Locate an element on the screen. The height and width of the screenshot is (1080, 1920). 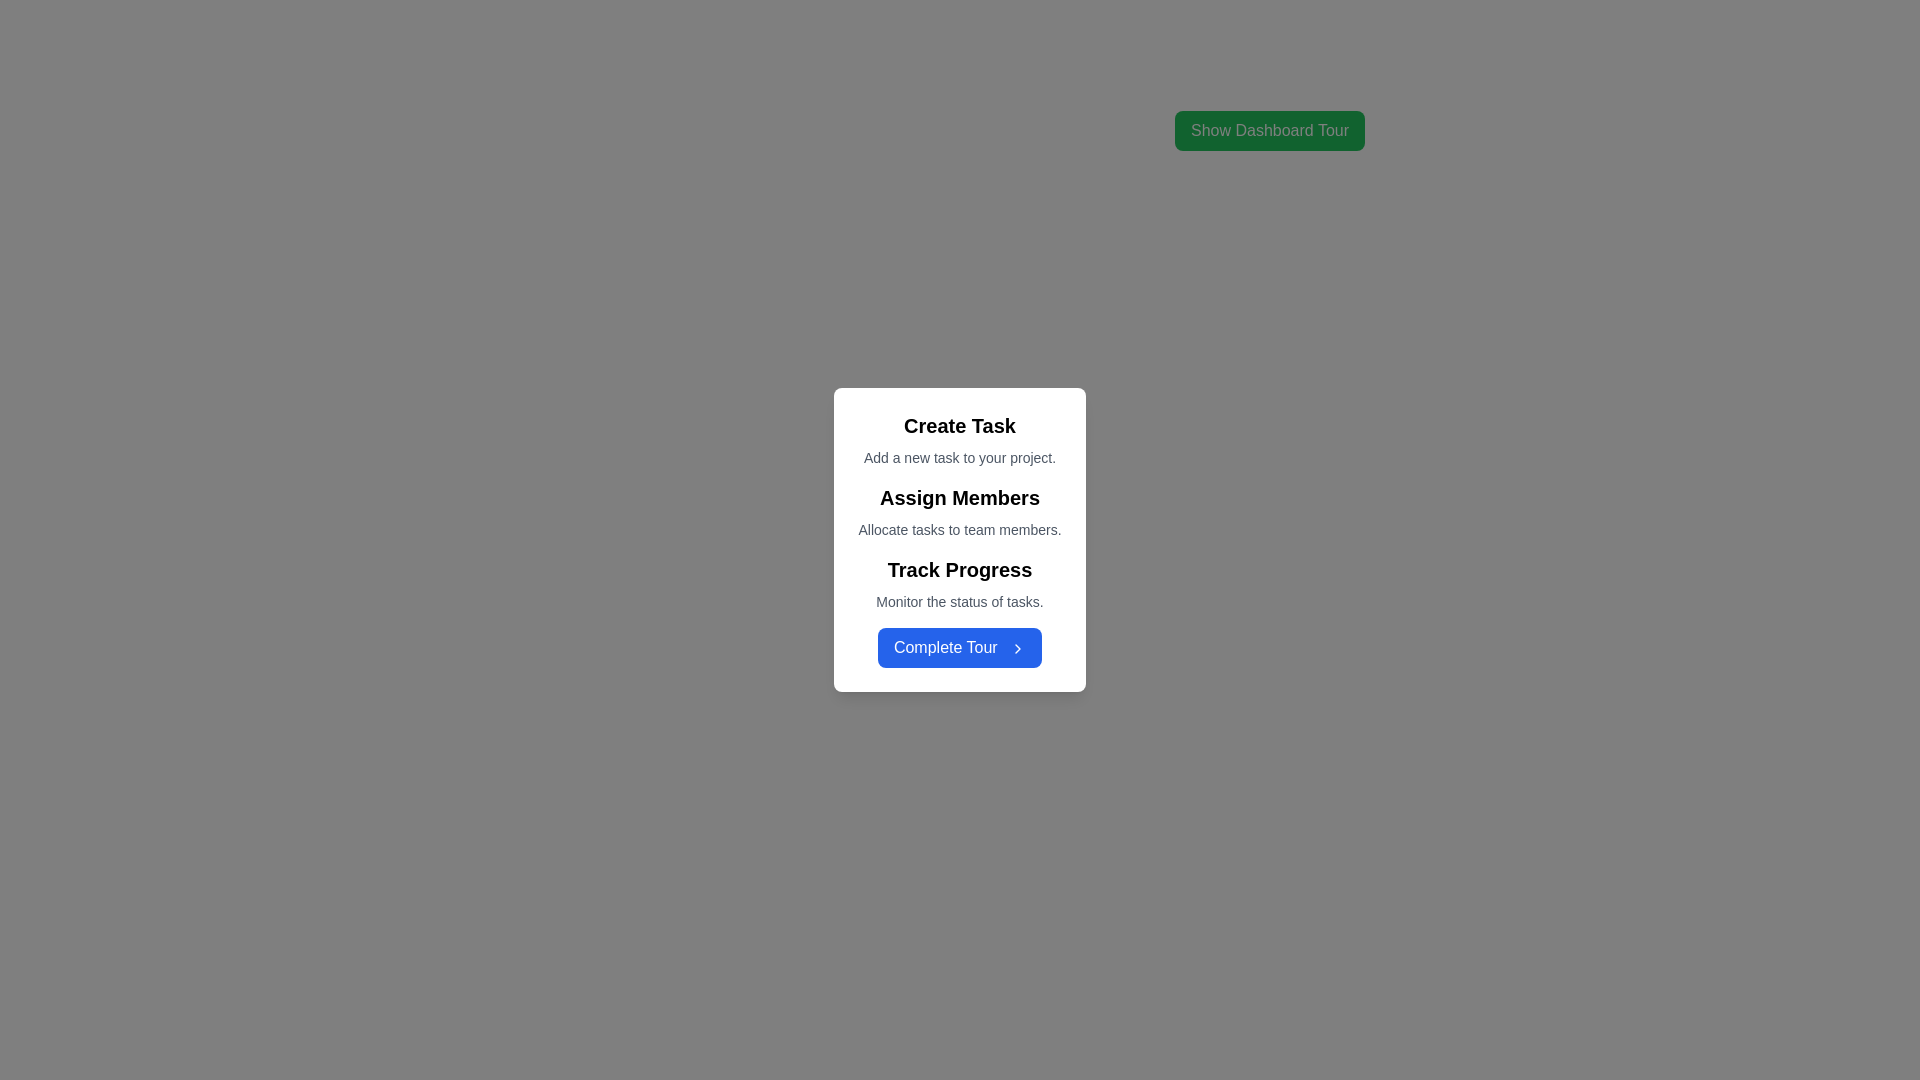
the explanatory text label located under the 'Track Progress' header in the centered overlay panel is located at coordinates (960, 600).